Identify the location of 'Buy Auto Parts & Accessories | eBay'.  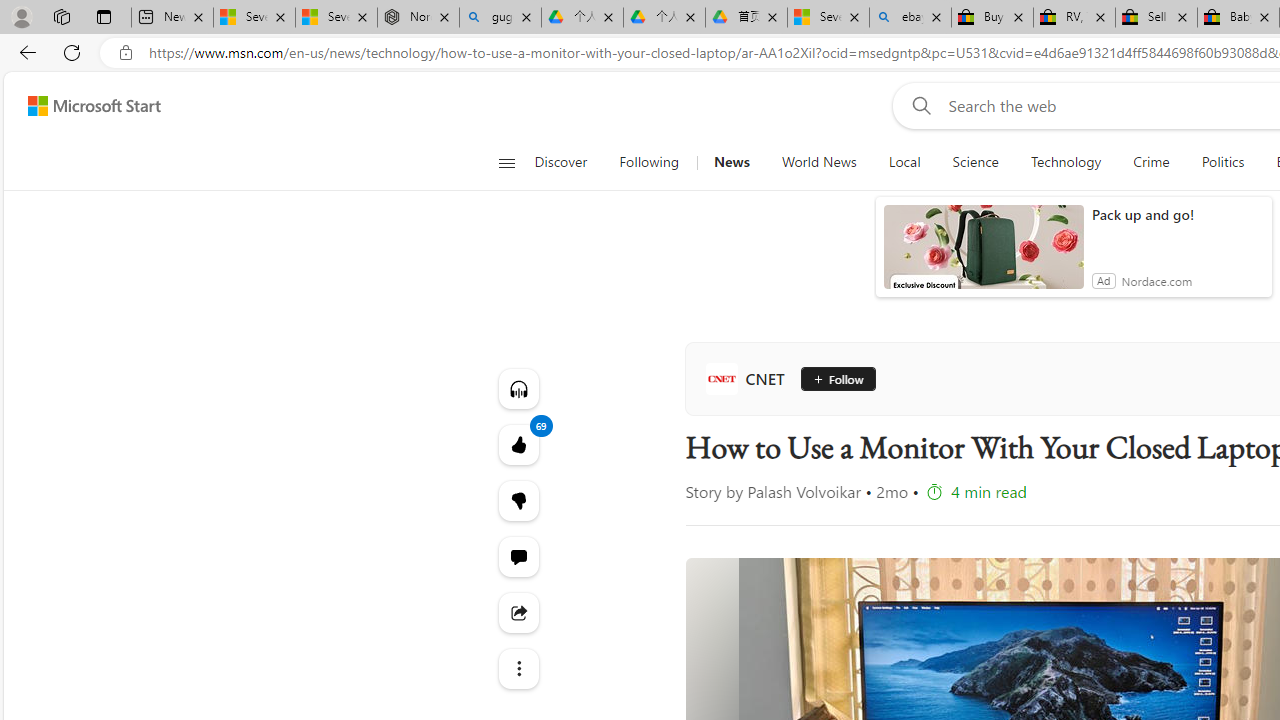
(992, 17).